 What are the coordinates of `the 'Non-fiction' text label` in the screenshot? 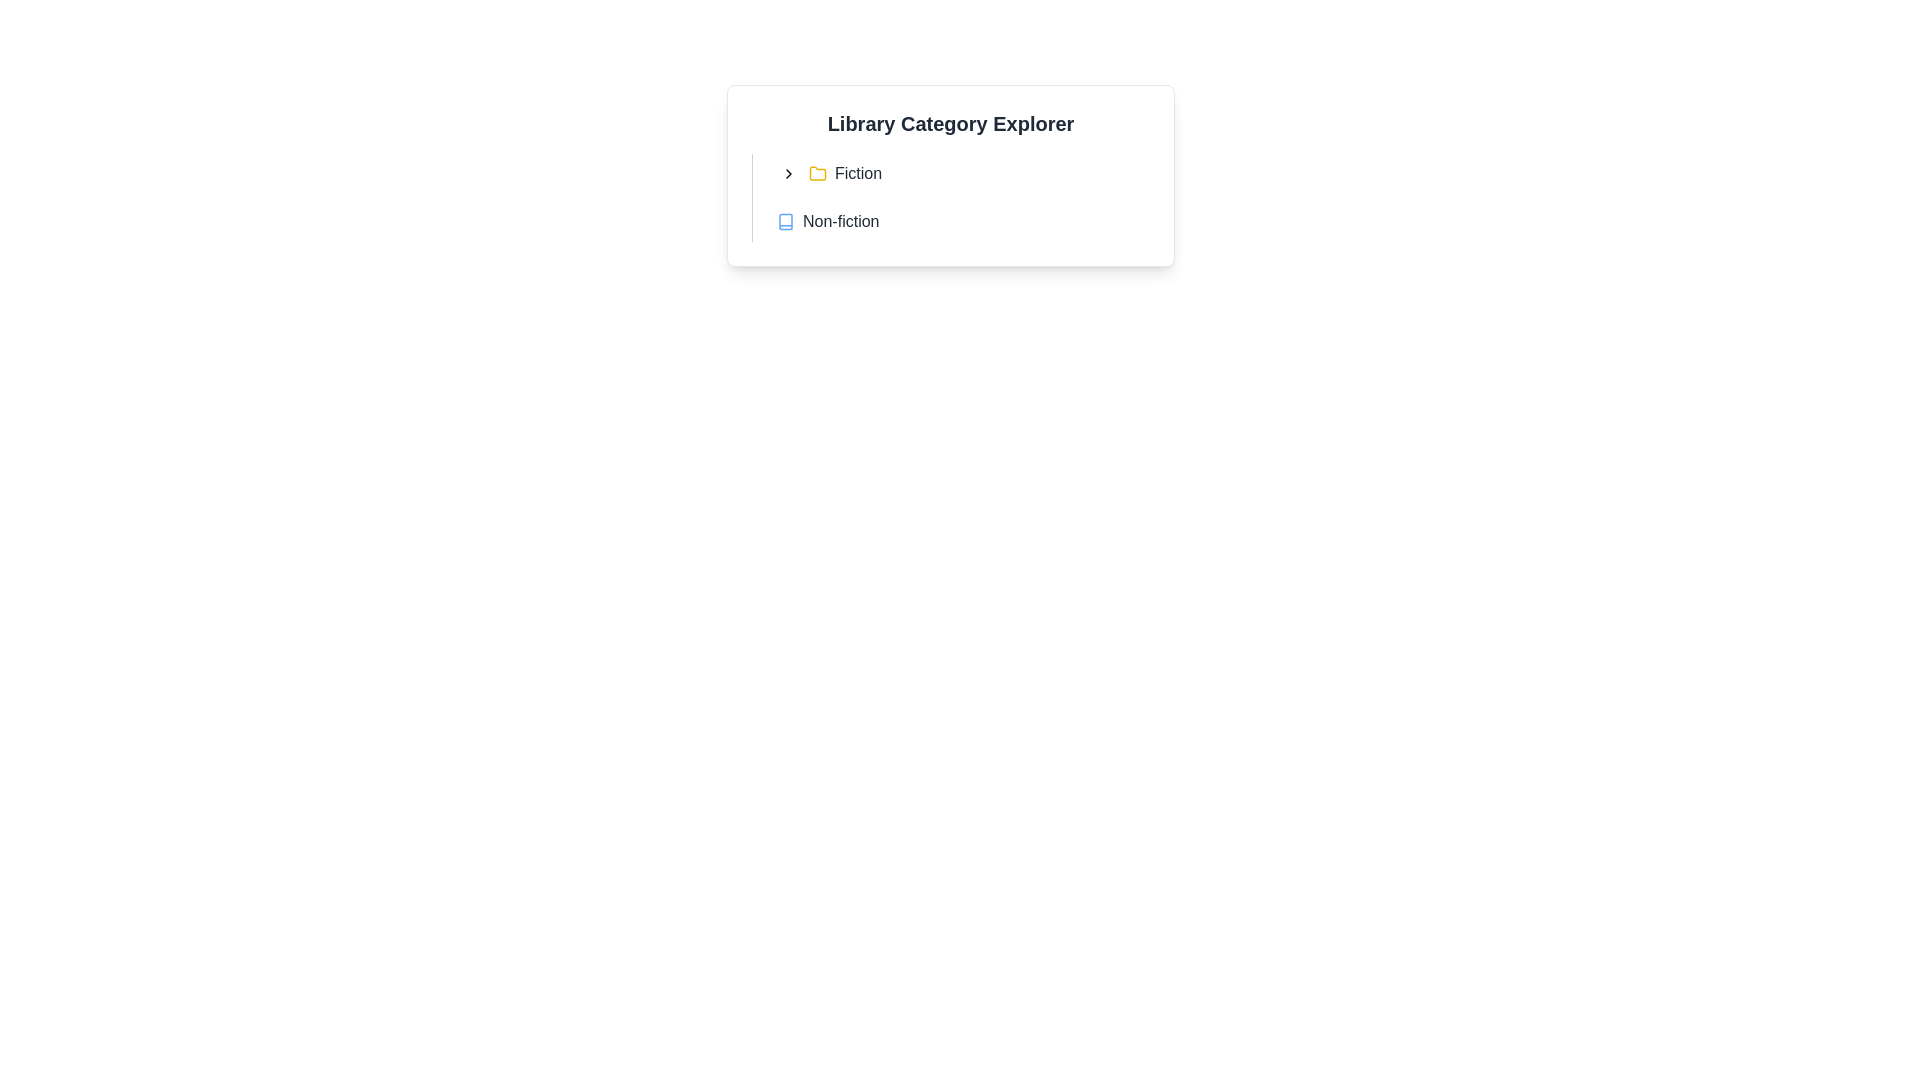 It's located at (841, 222).